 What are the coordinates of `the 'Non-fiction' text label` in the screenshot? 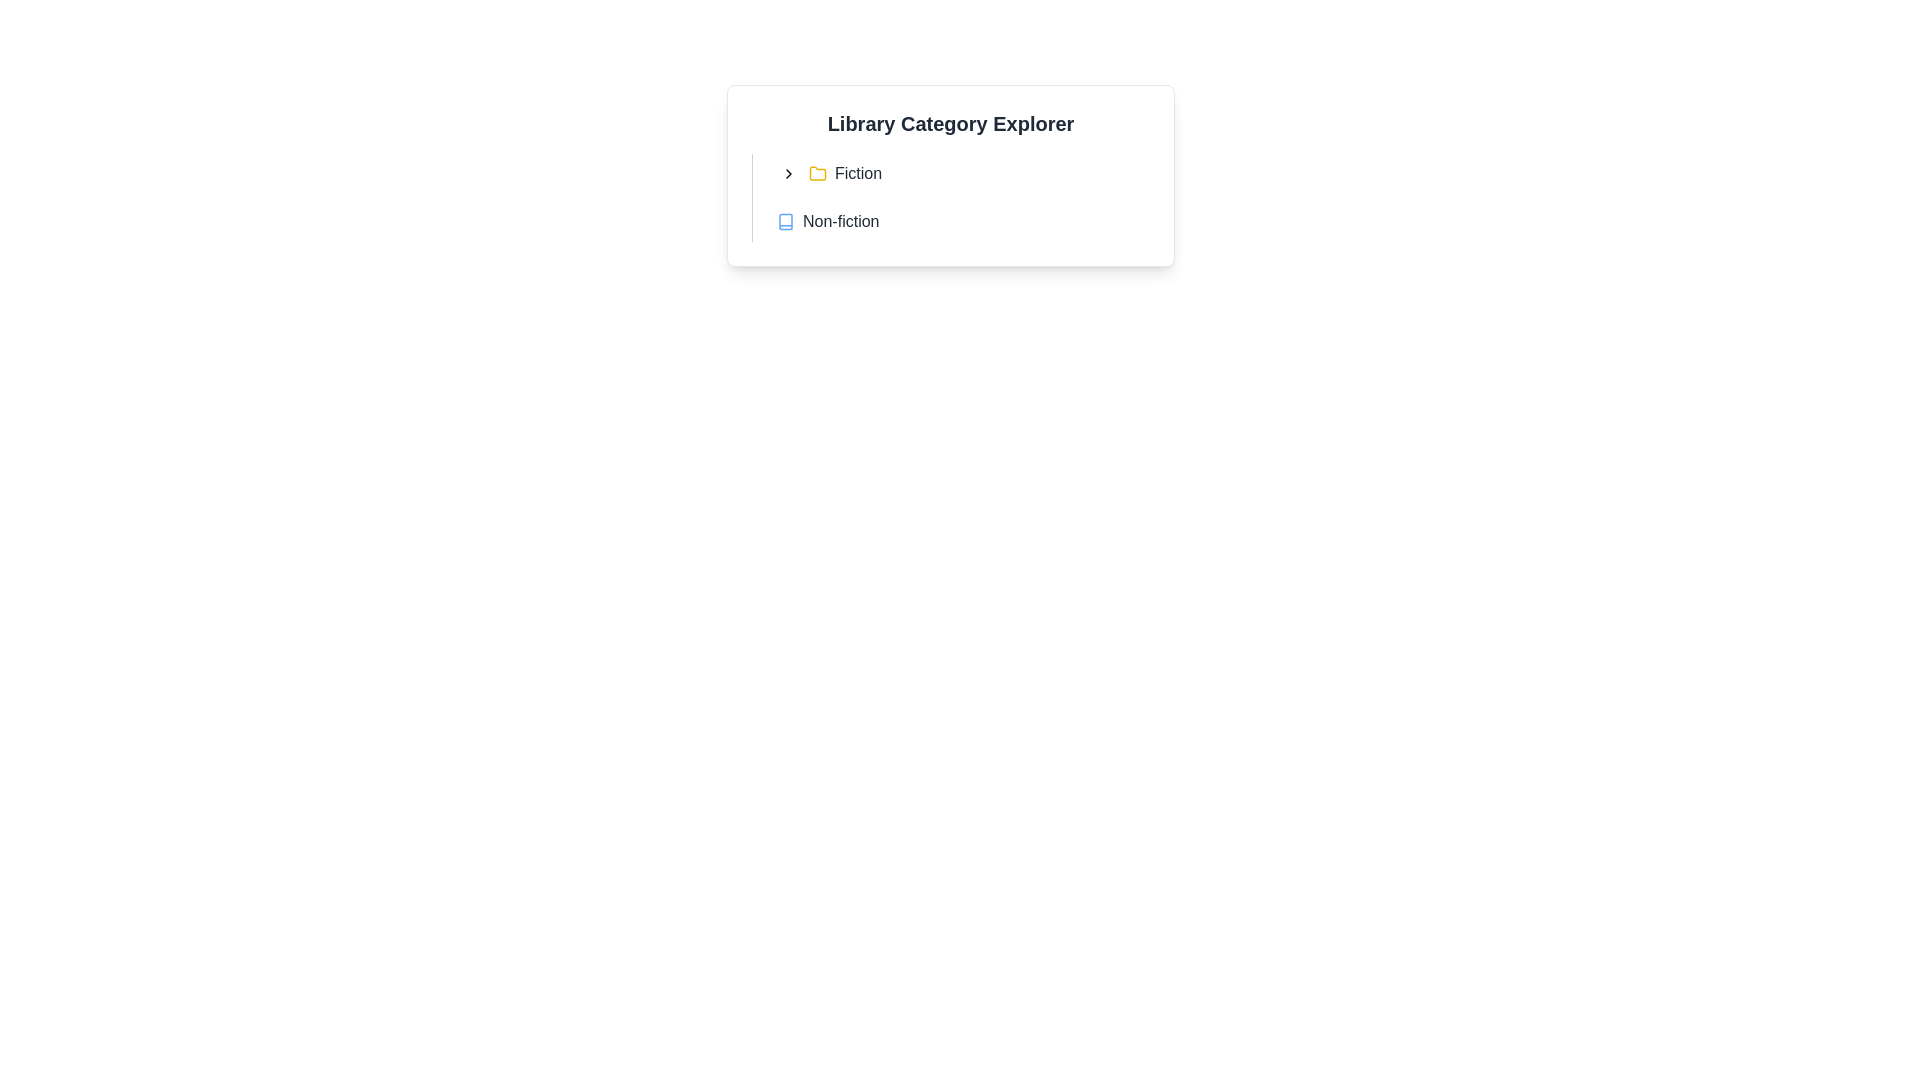 It's located at (841, 222).